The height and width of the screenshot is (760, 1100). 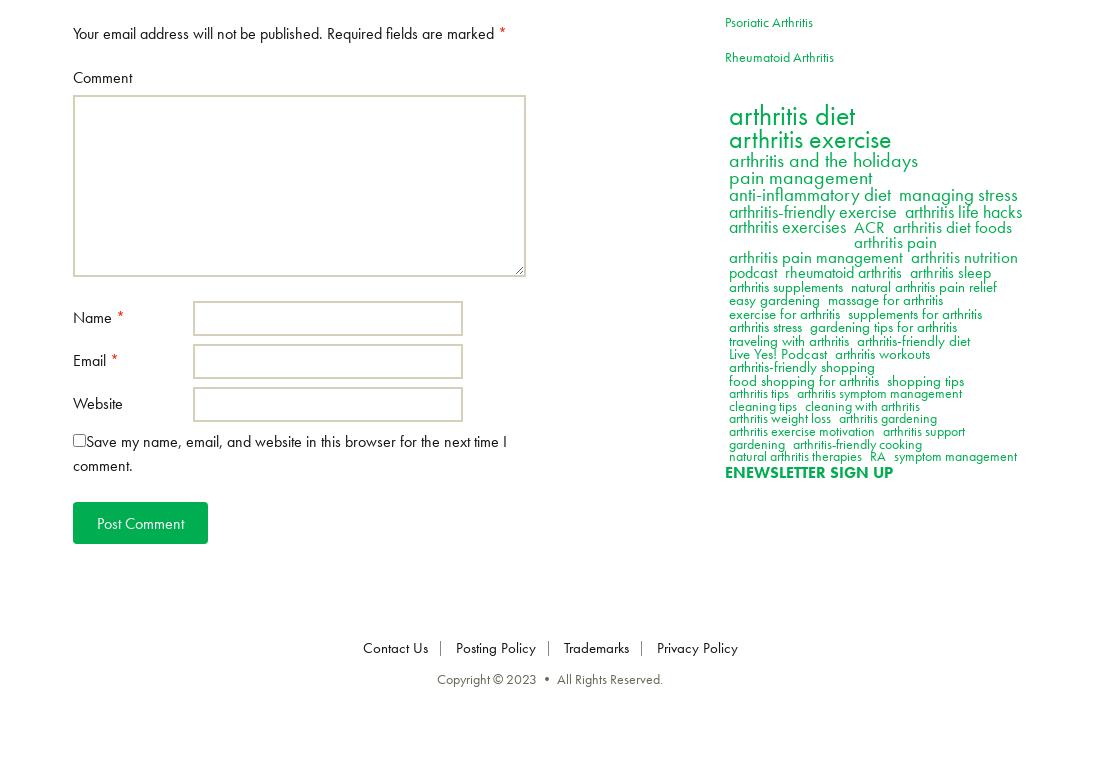 What do you see at coordinates (102, 76) in the screenshot?
I see `'Comment'` at bounding box center [102, 76].